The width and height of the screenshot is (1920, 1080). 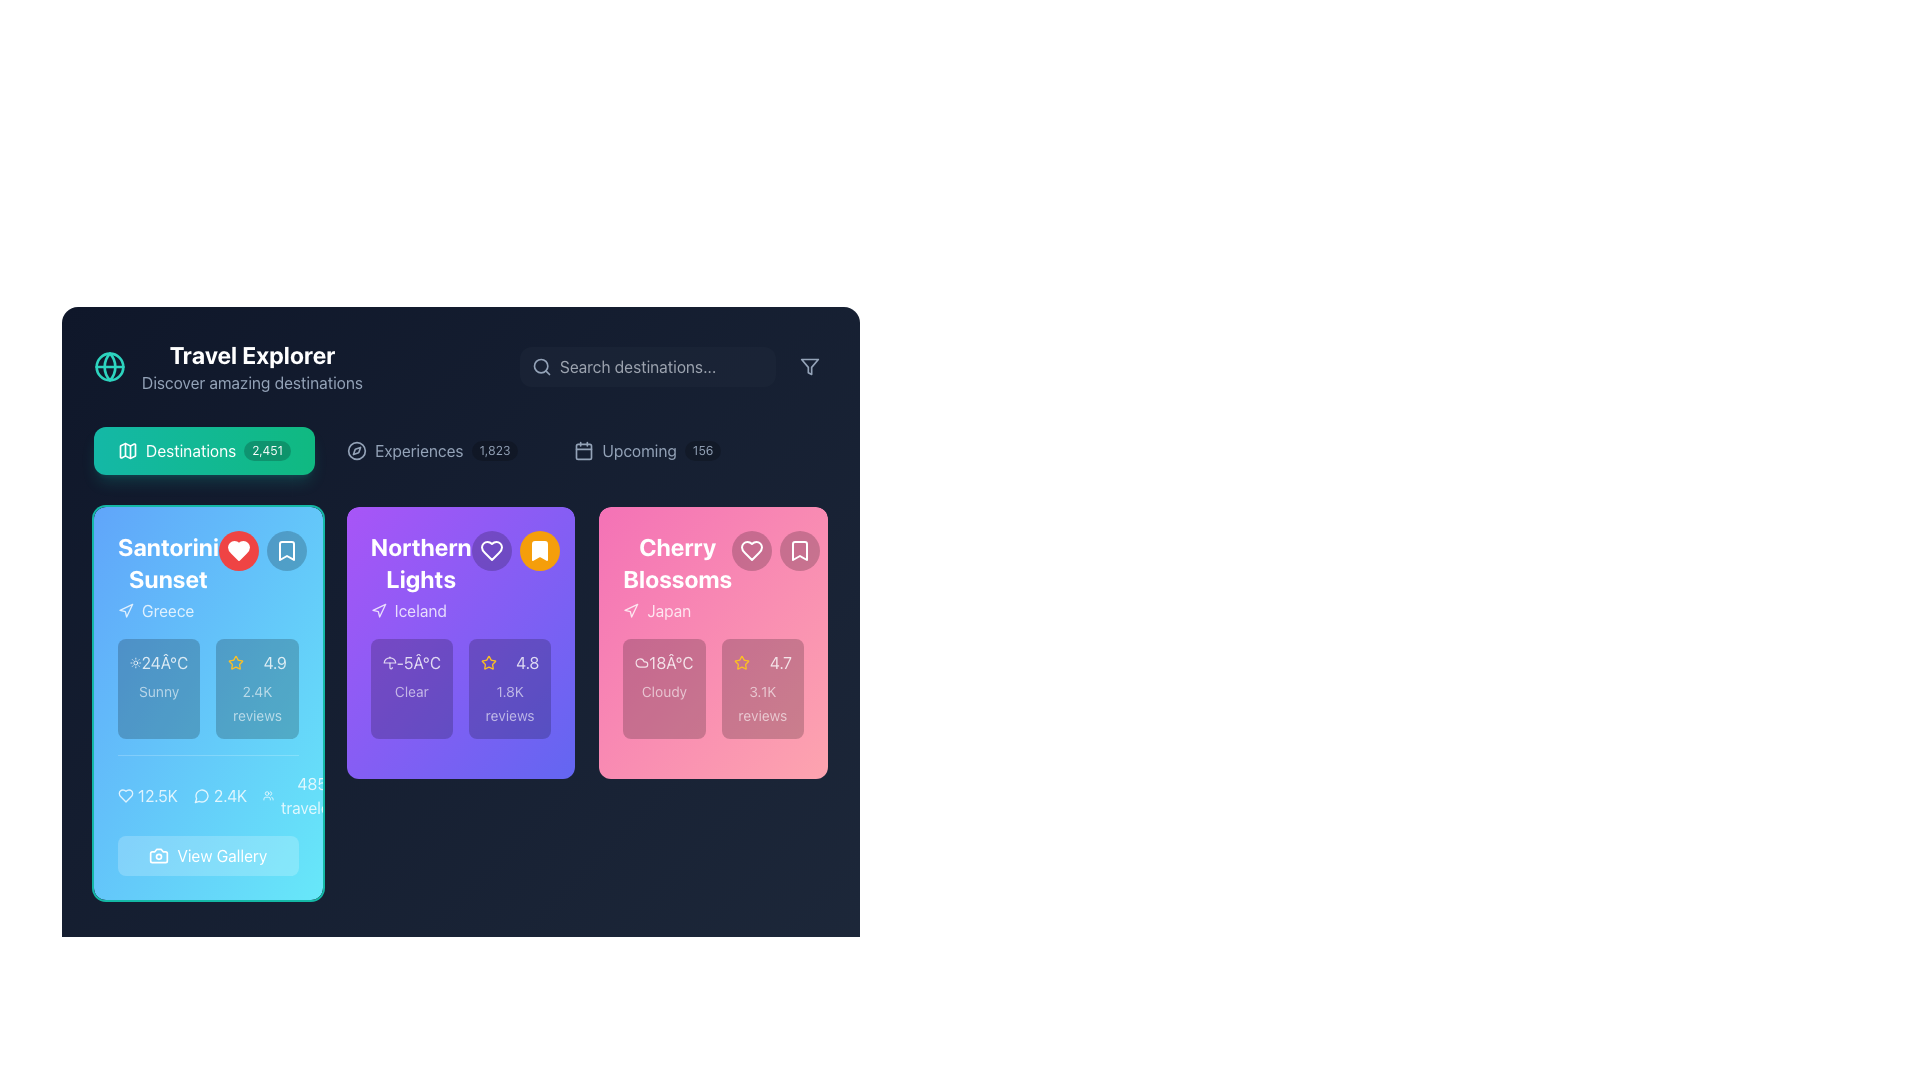 What do you see at coordinates (761, 663) in the screenshot?
I see `the rating details associated with the score displayed by the yellow star icon and the text '4.7' in the upper portion of the pink card` at bounding box center [761, 663].